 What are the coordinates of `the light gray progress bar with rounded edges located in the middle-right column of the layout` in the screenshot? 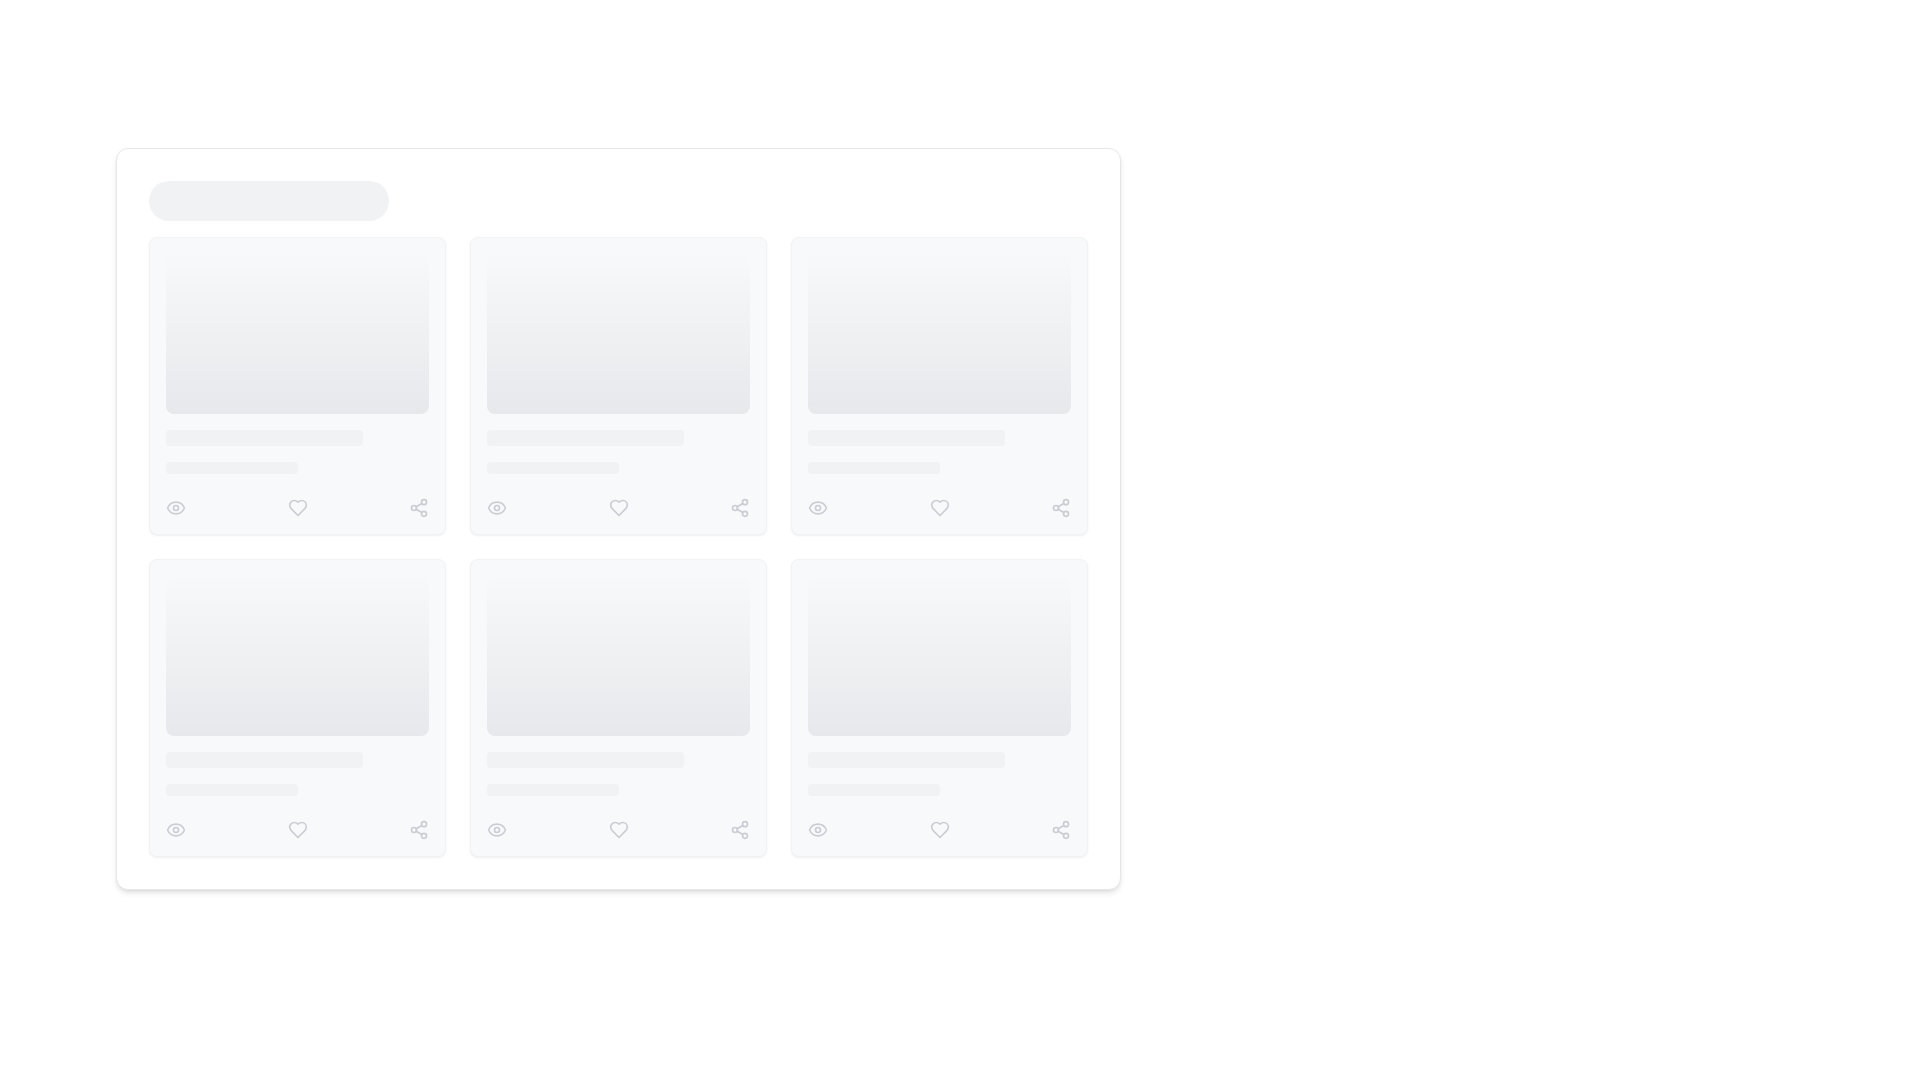 It's located at (552, 467).